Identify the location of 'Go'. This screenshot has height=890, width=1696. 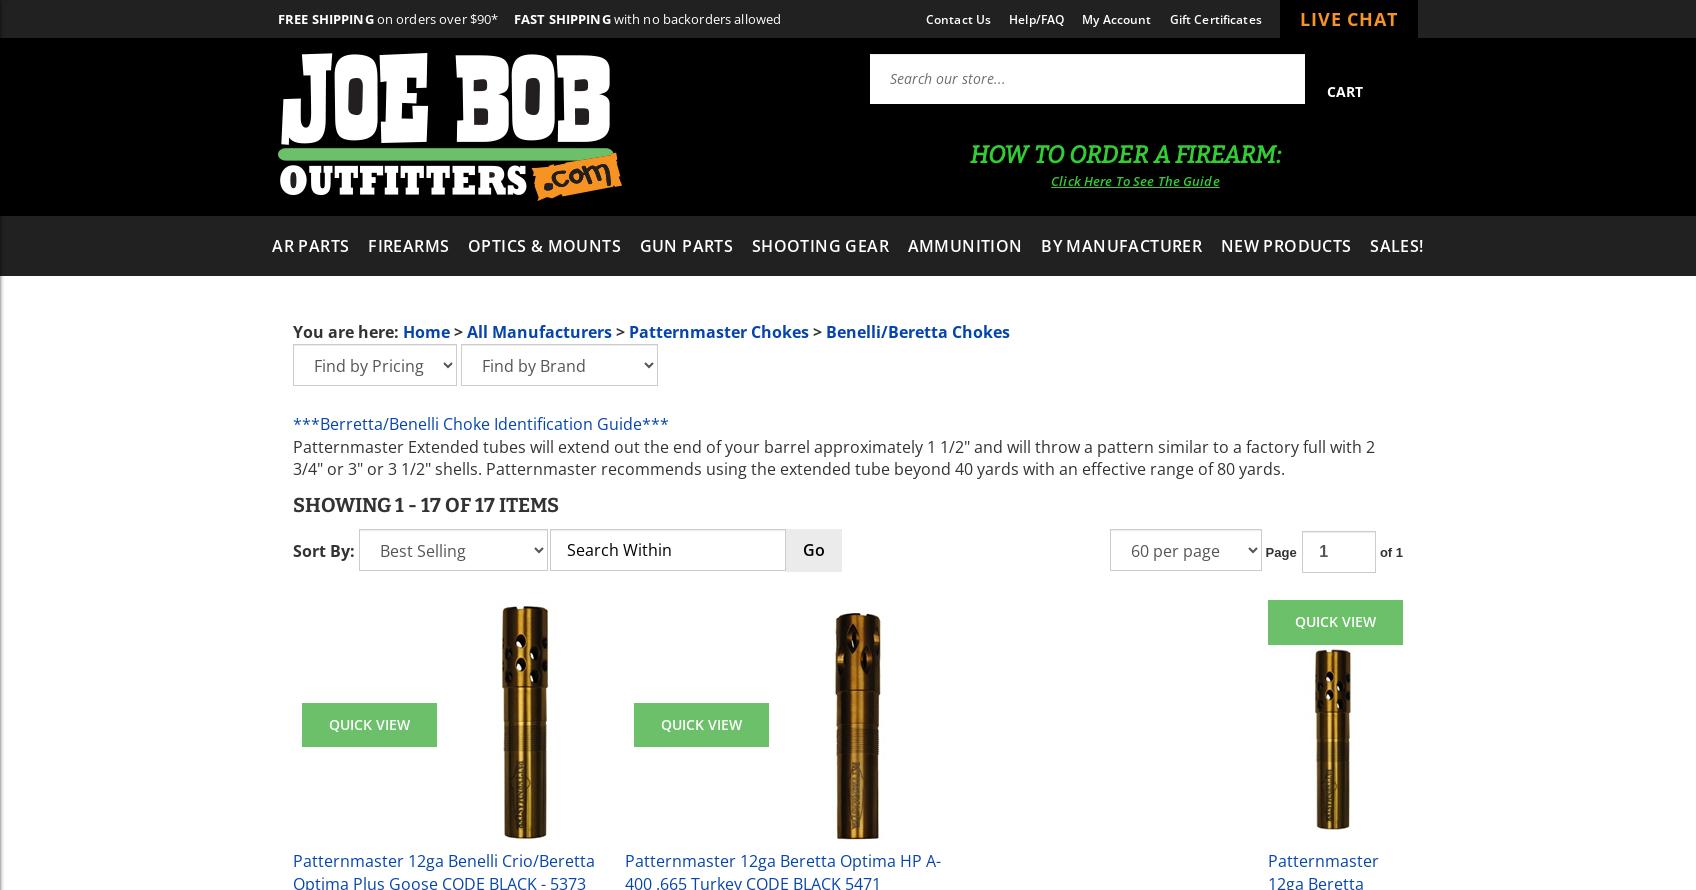
(813, 548).